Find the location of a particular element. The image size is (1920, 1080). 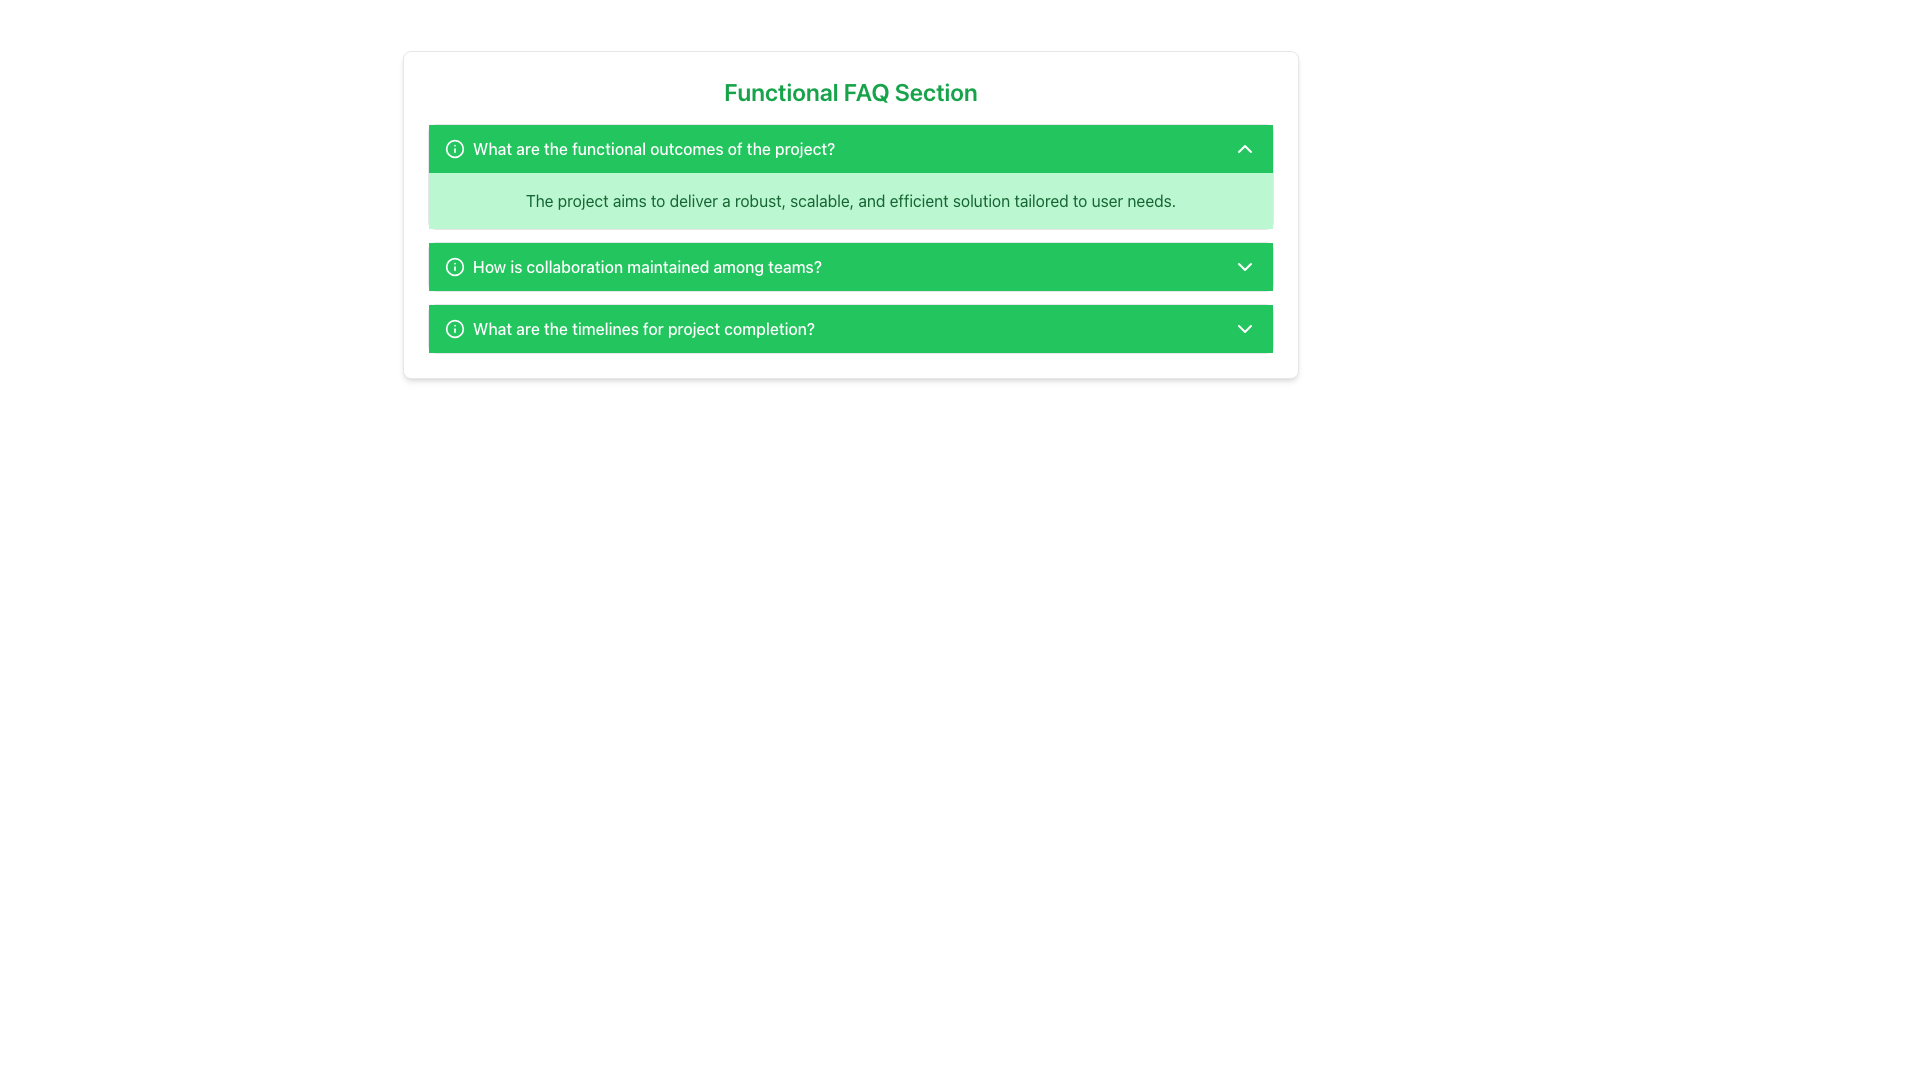

the text question 'What are the functional outcomes of the project?' which is displayed prominently in white on a green background in the FAQ section for additional information is located at coordinates (640, 148).